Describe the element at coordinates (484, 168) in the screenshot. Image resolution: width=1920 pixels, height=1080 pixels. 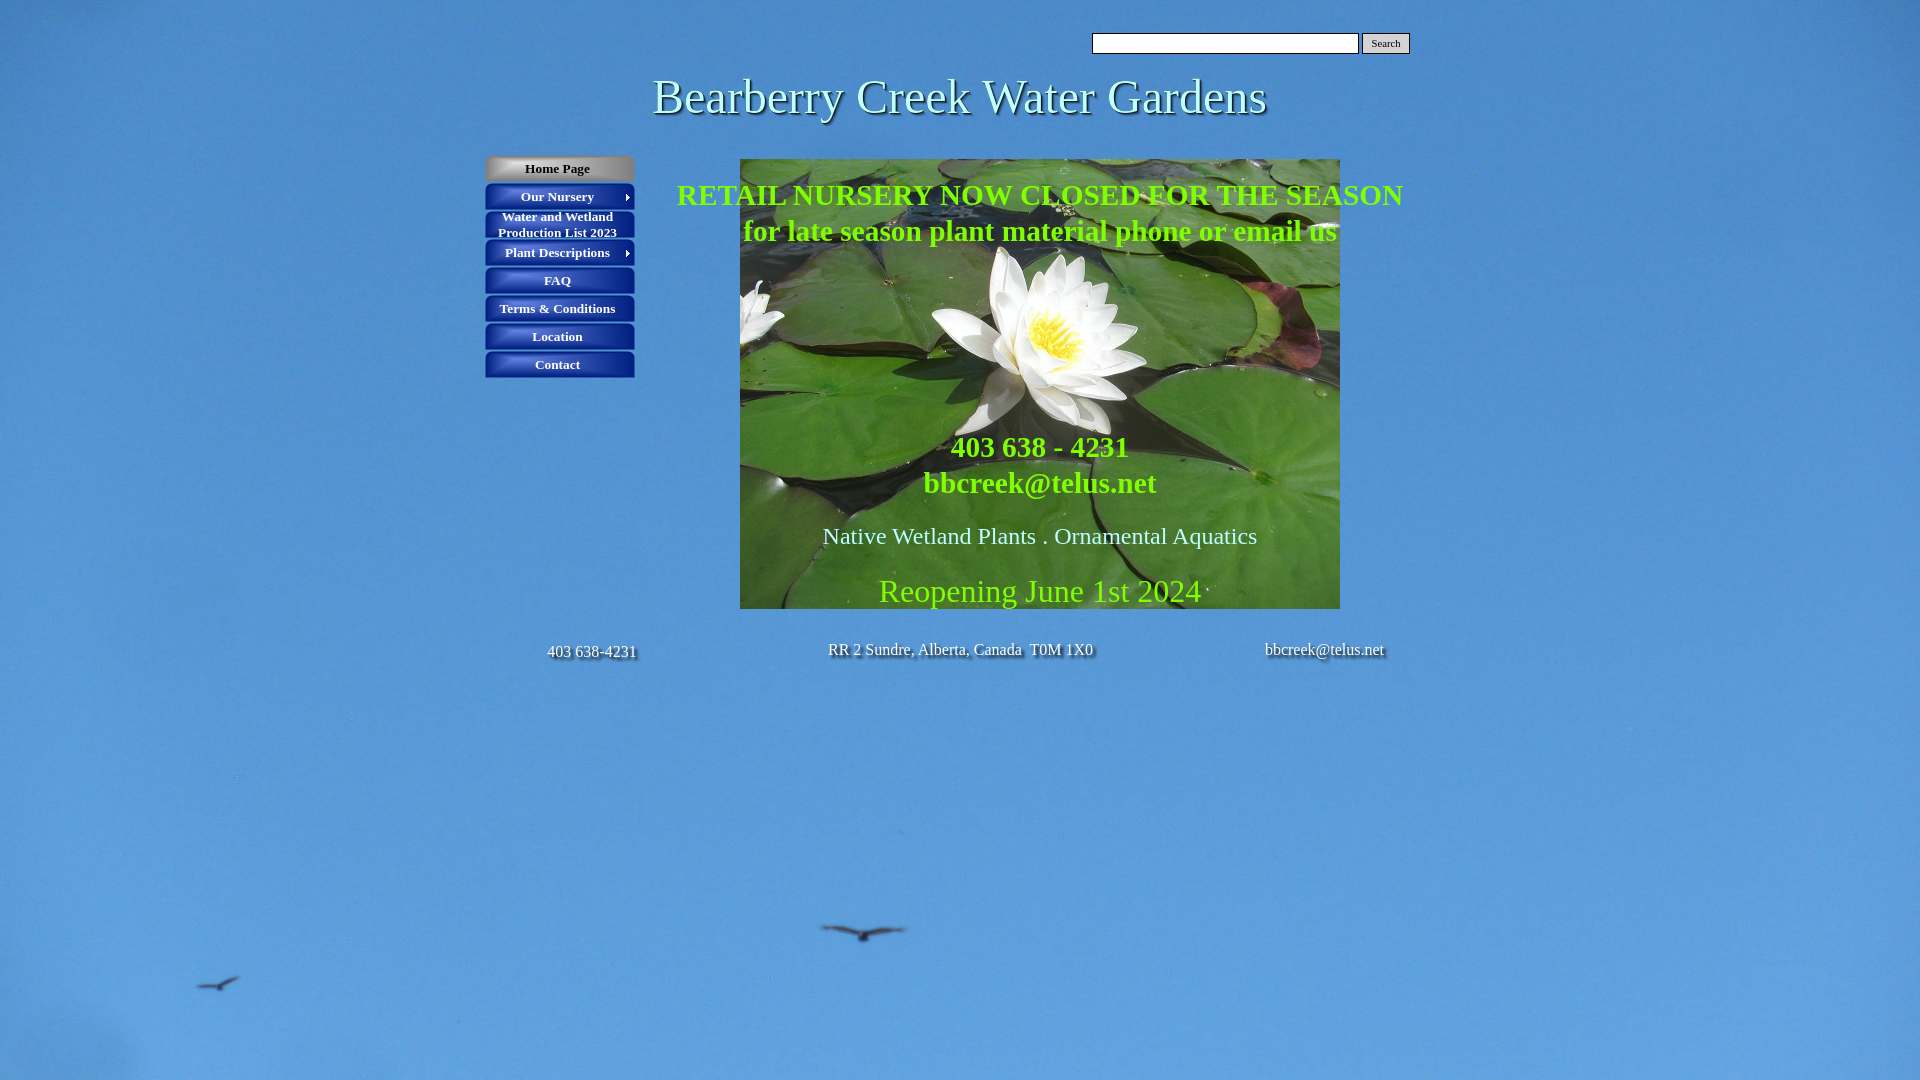
I see `'Home Page'` at that location.